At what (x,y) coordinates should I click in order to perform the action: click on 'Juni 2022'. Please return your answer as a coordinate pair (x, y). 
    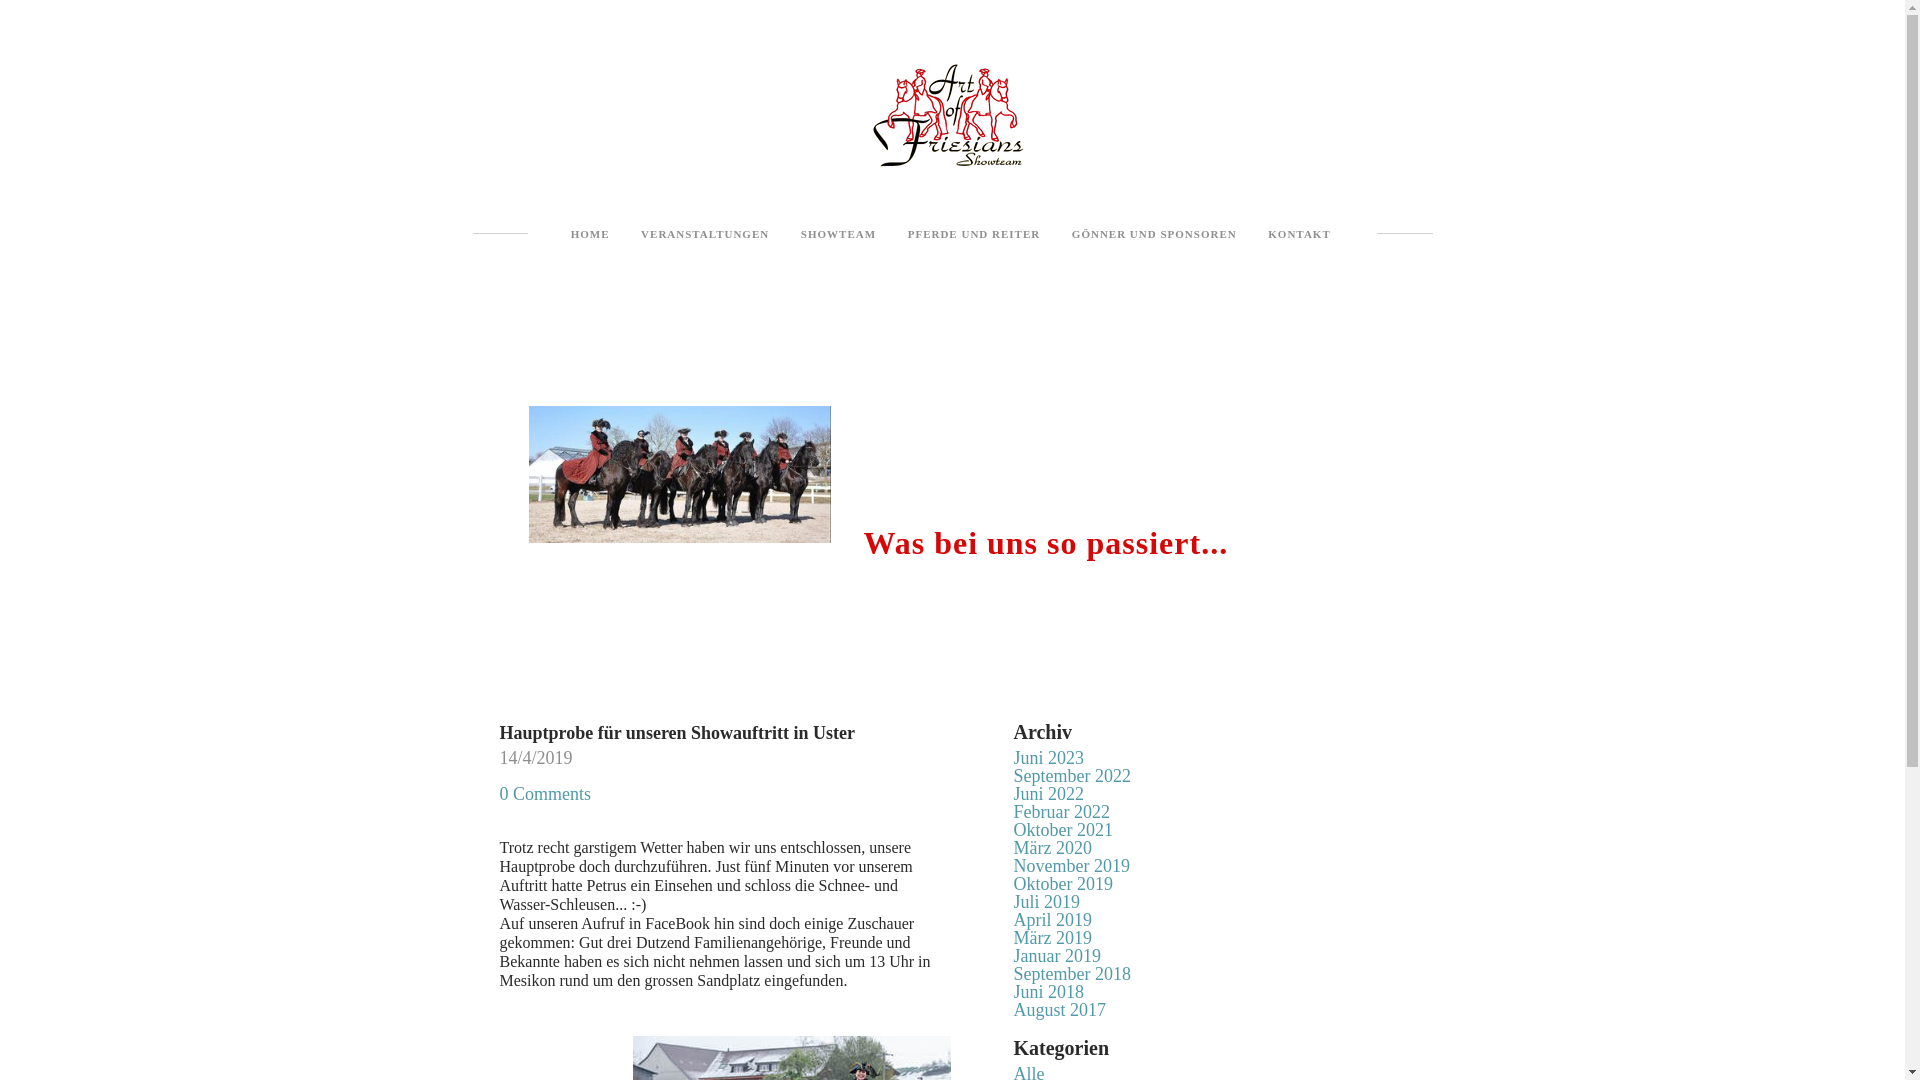
    Looking at the image, I should click on (1048, 793).